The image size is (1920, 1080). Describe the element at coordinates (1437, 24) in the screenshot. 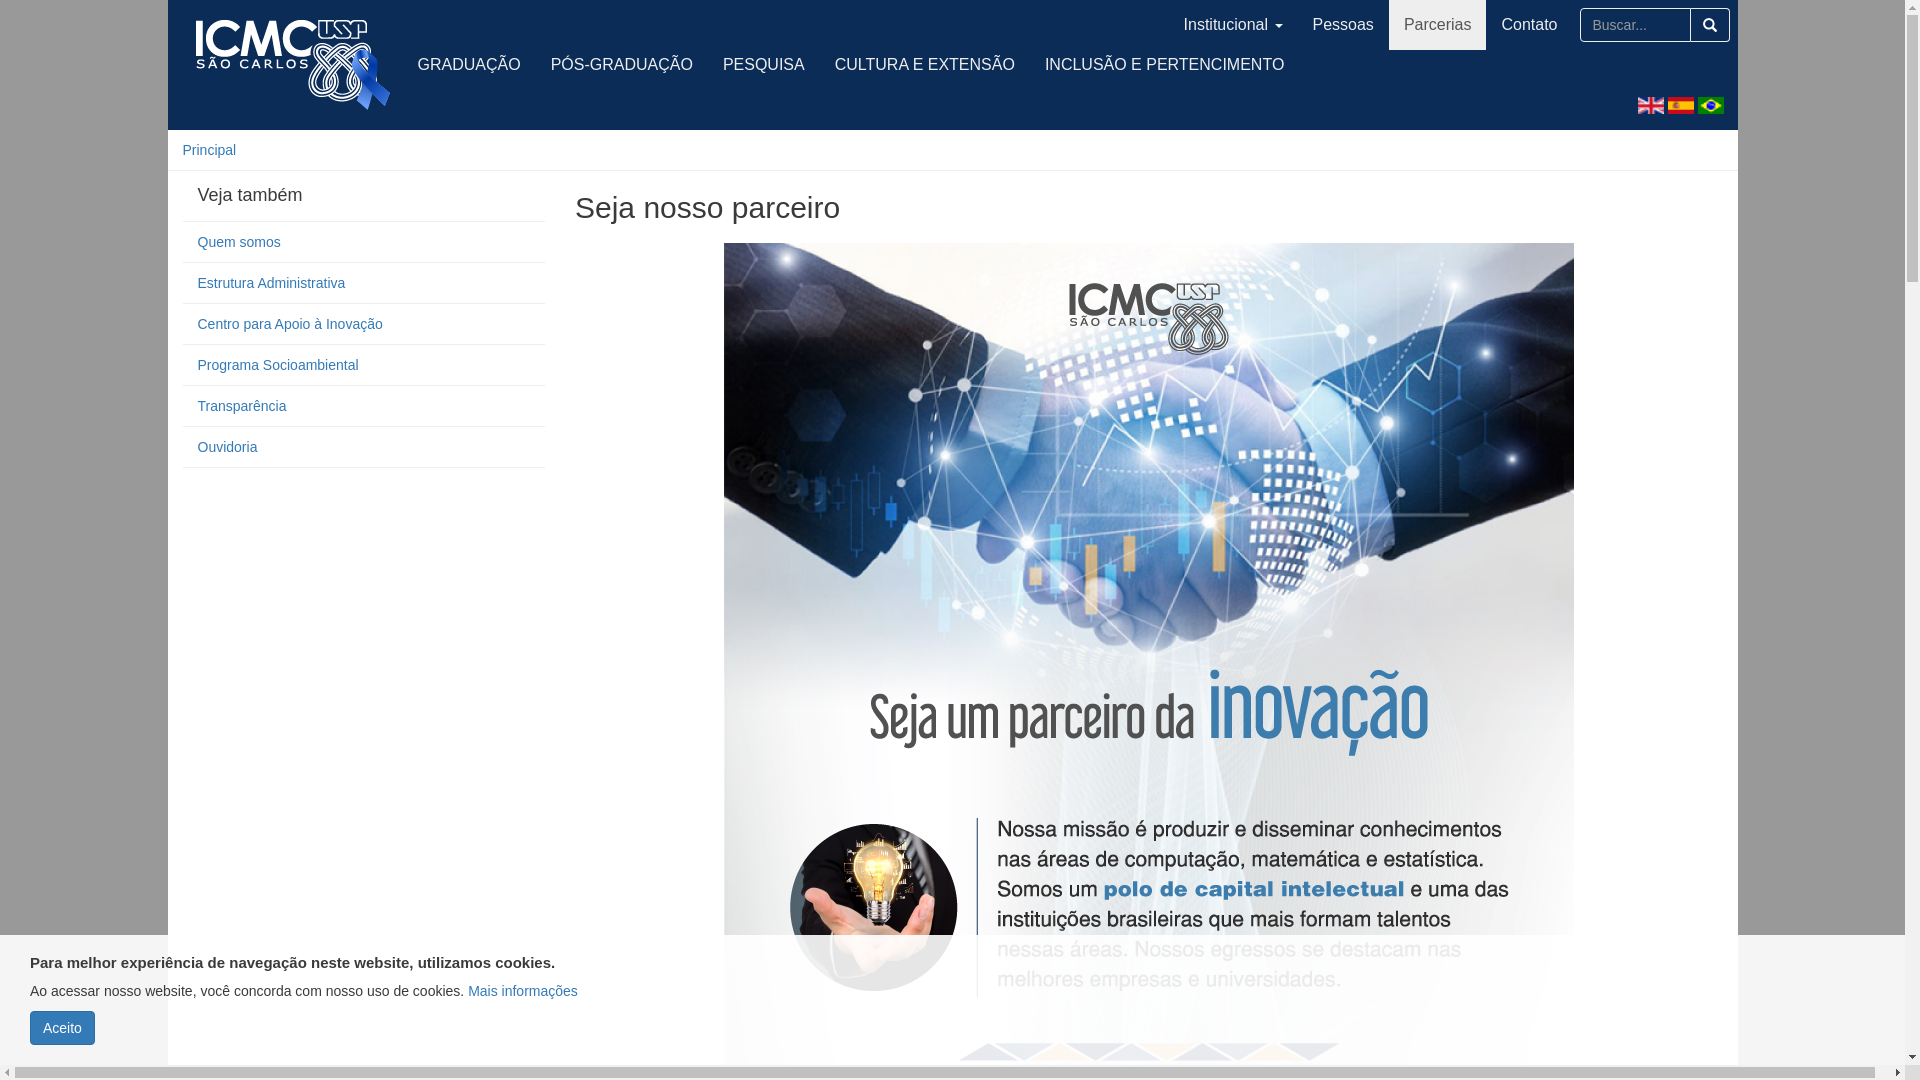

I see `'Parcerias'` at that location.